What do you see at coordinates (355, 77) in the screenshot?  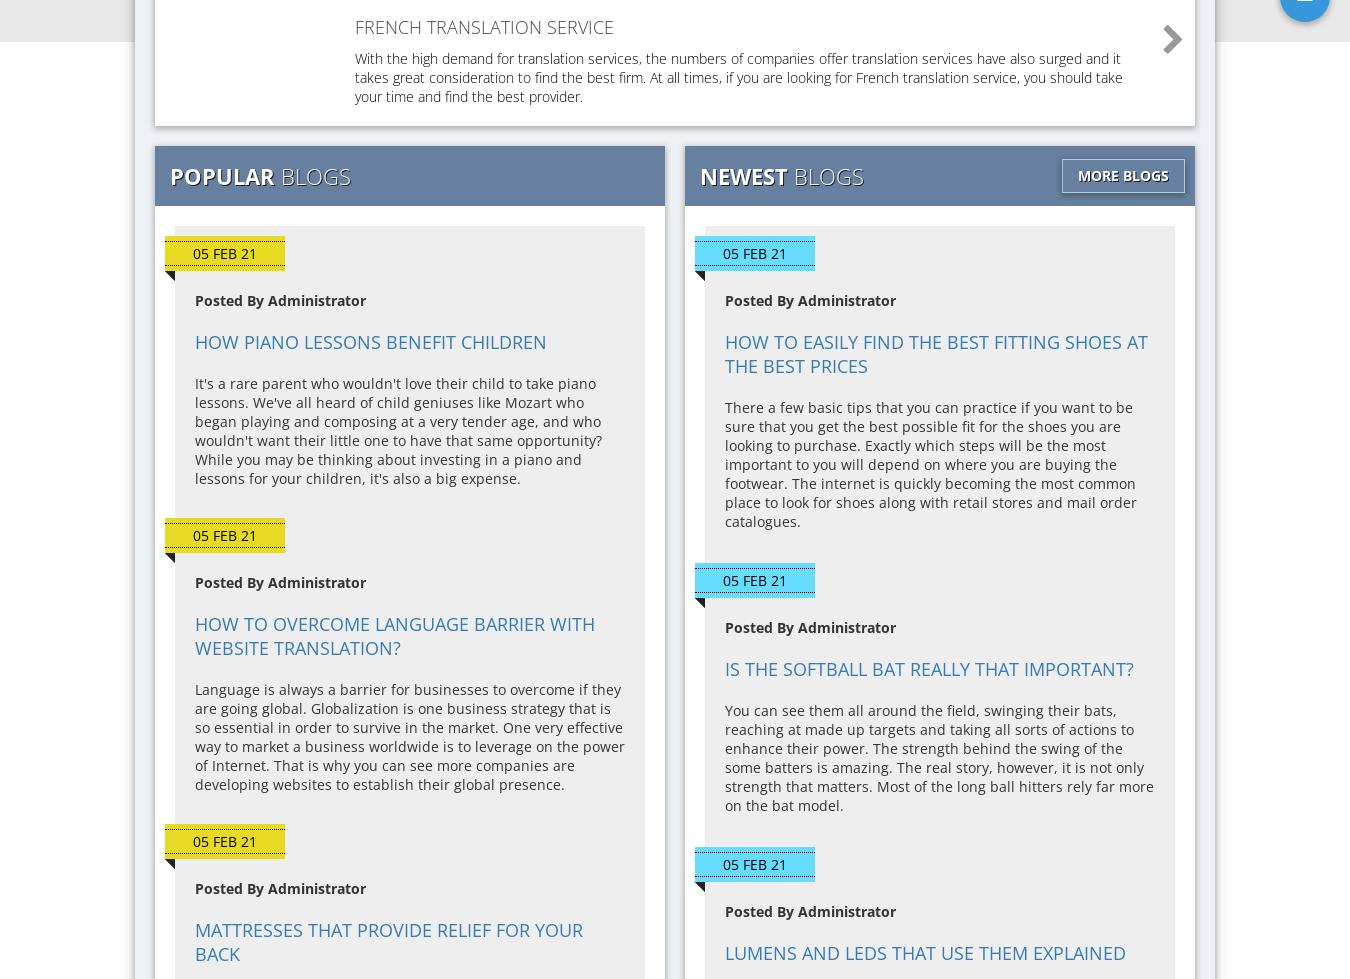 I see `'With the high demand for translation services, the numbers of companies offer translation services have also surged and it takes great consideration to find the best firm. At all times, if you are looking for French translation service, you should take your time and find the best provider.'` at bounding box center [355, 77].